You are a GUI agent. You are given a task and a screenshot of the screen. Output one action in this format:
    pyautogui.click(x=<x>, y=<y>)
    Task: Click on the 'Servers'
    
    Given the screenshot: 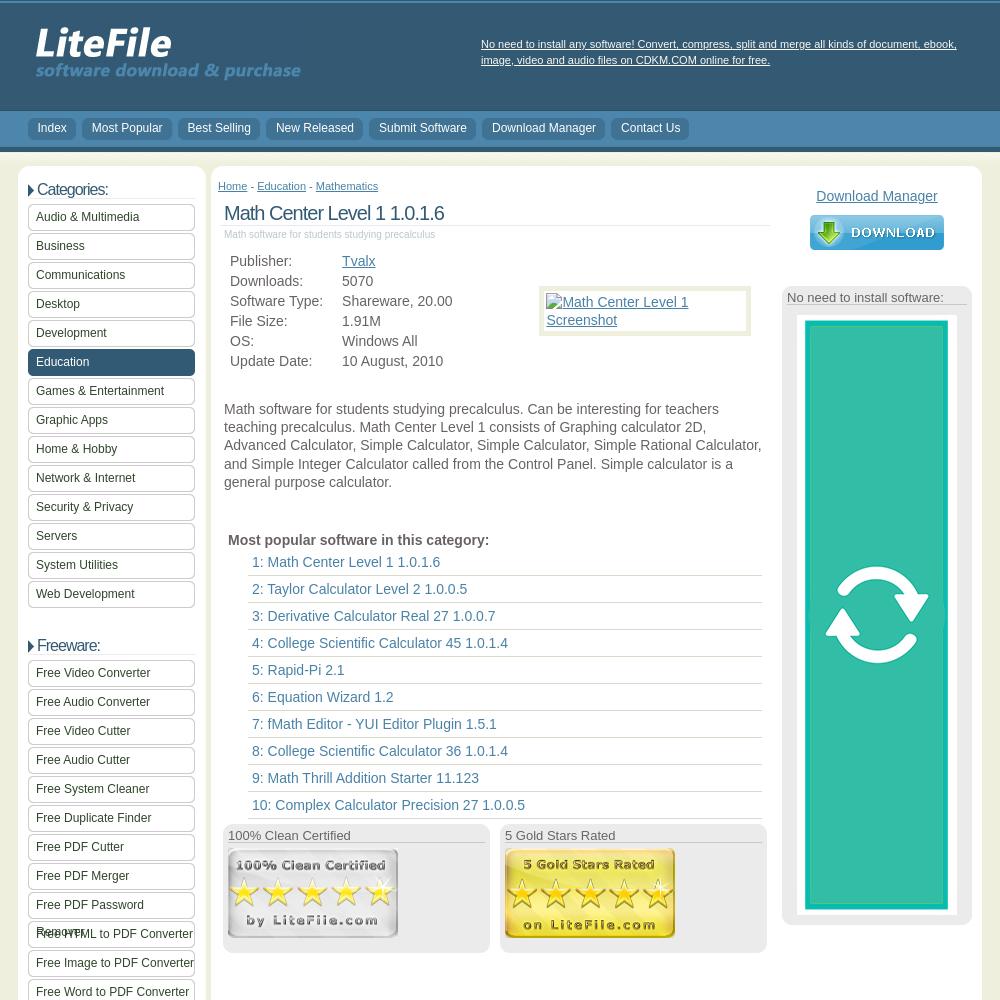 What is the action you would take?
    pyautogui.click(x=56, y=536)
    